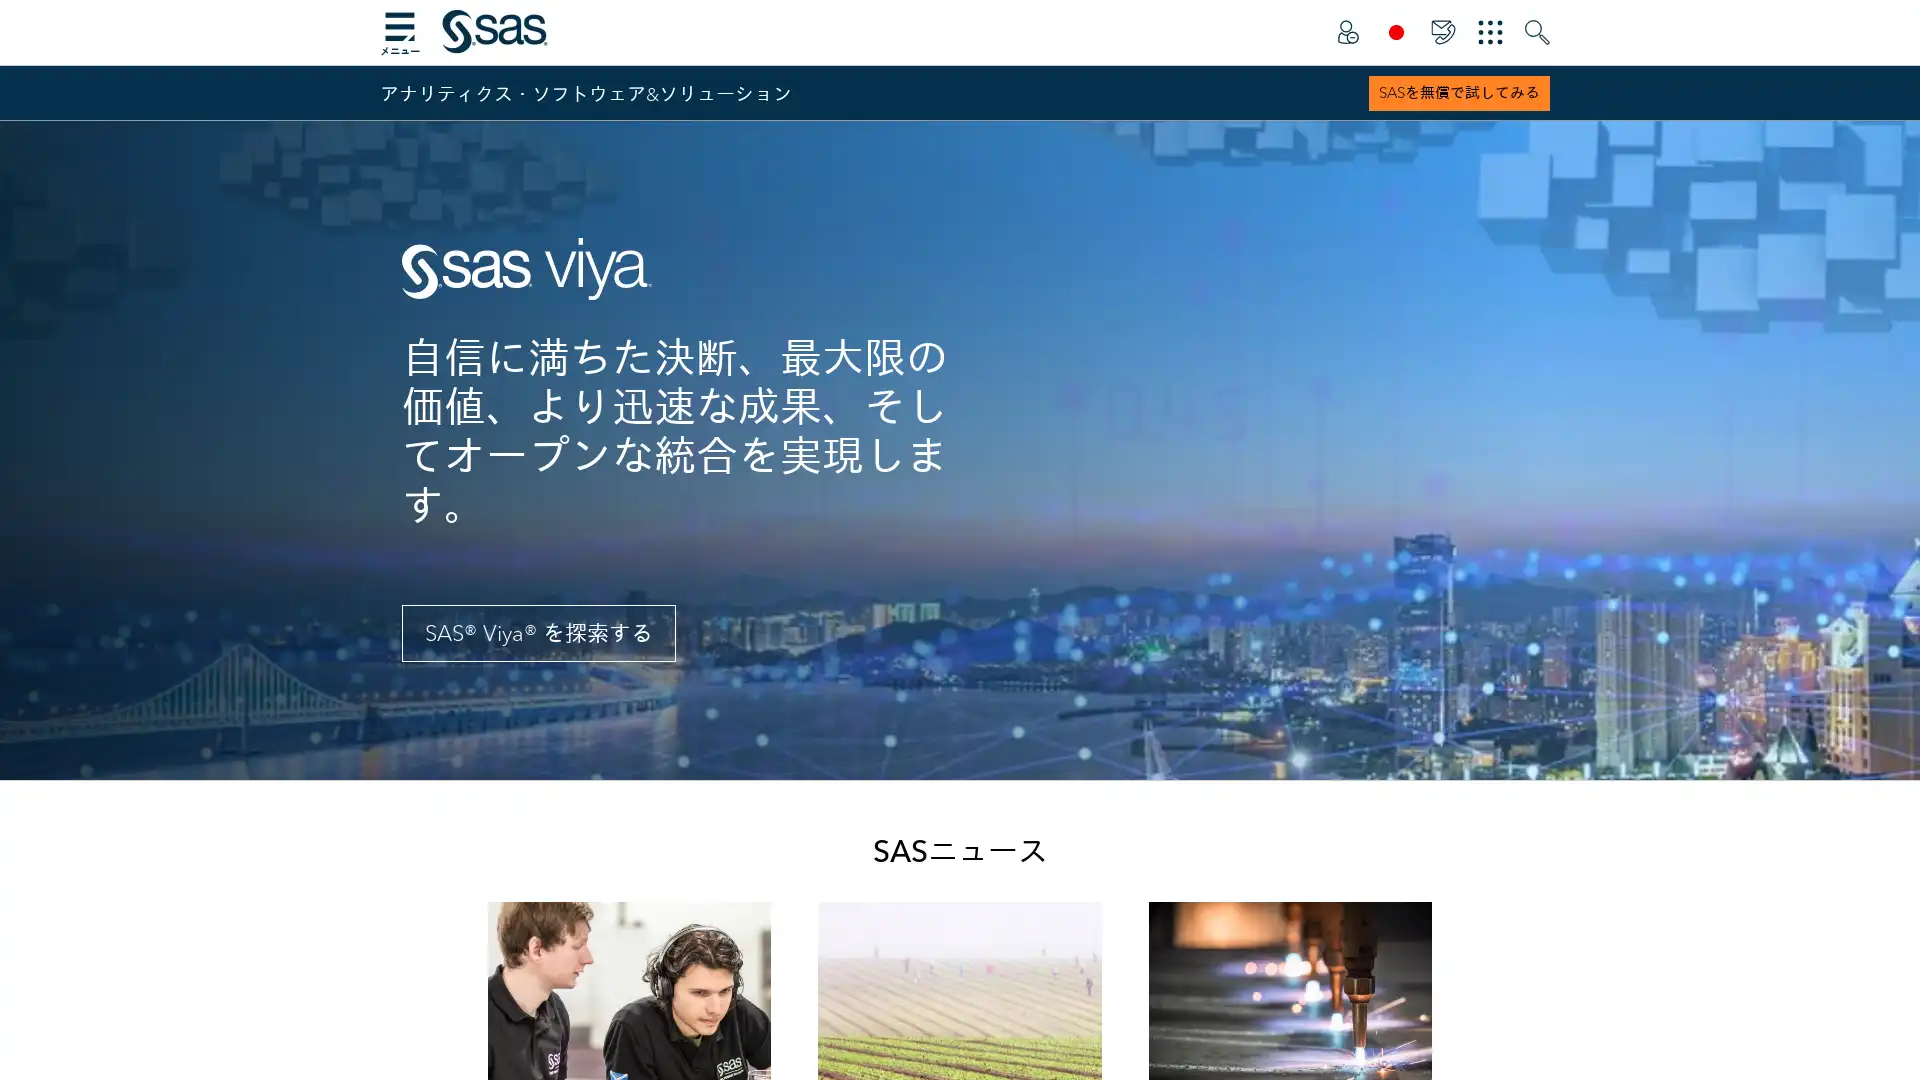  Describe the element at coordinates (1395, 32) in the screenshot. I see `Worldwide Sites` at that location.